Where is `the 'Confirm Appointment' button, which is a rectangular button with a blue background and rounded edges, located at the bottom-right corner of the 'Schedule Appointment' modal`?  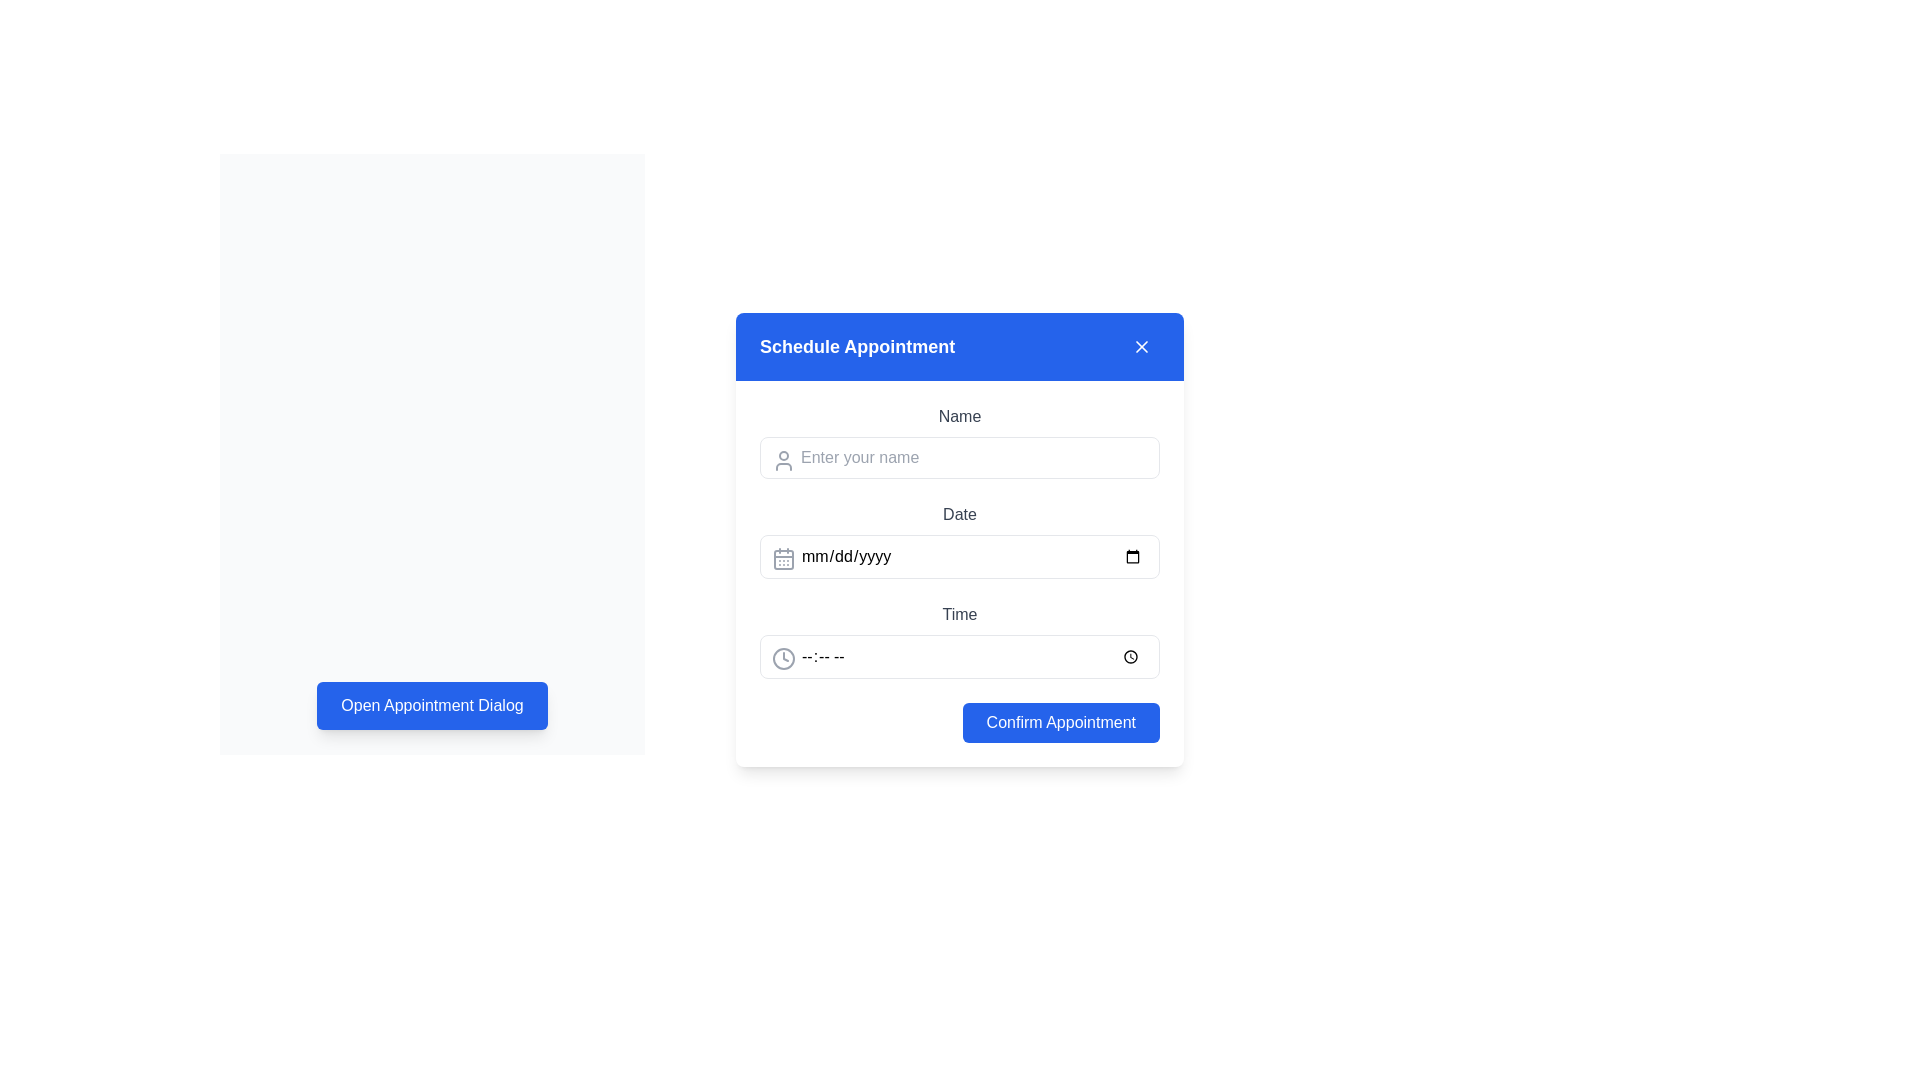 the 'Confirm Appointment' button, which is a rectangular button with a blue background and rounded edges, located at the bottom-right corner of the 'Schedule Appointment' modal is located at coordinates (960, 722).